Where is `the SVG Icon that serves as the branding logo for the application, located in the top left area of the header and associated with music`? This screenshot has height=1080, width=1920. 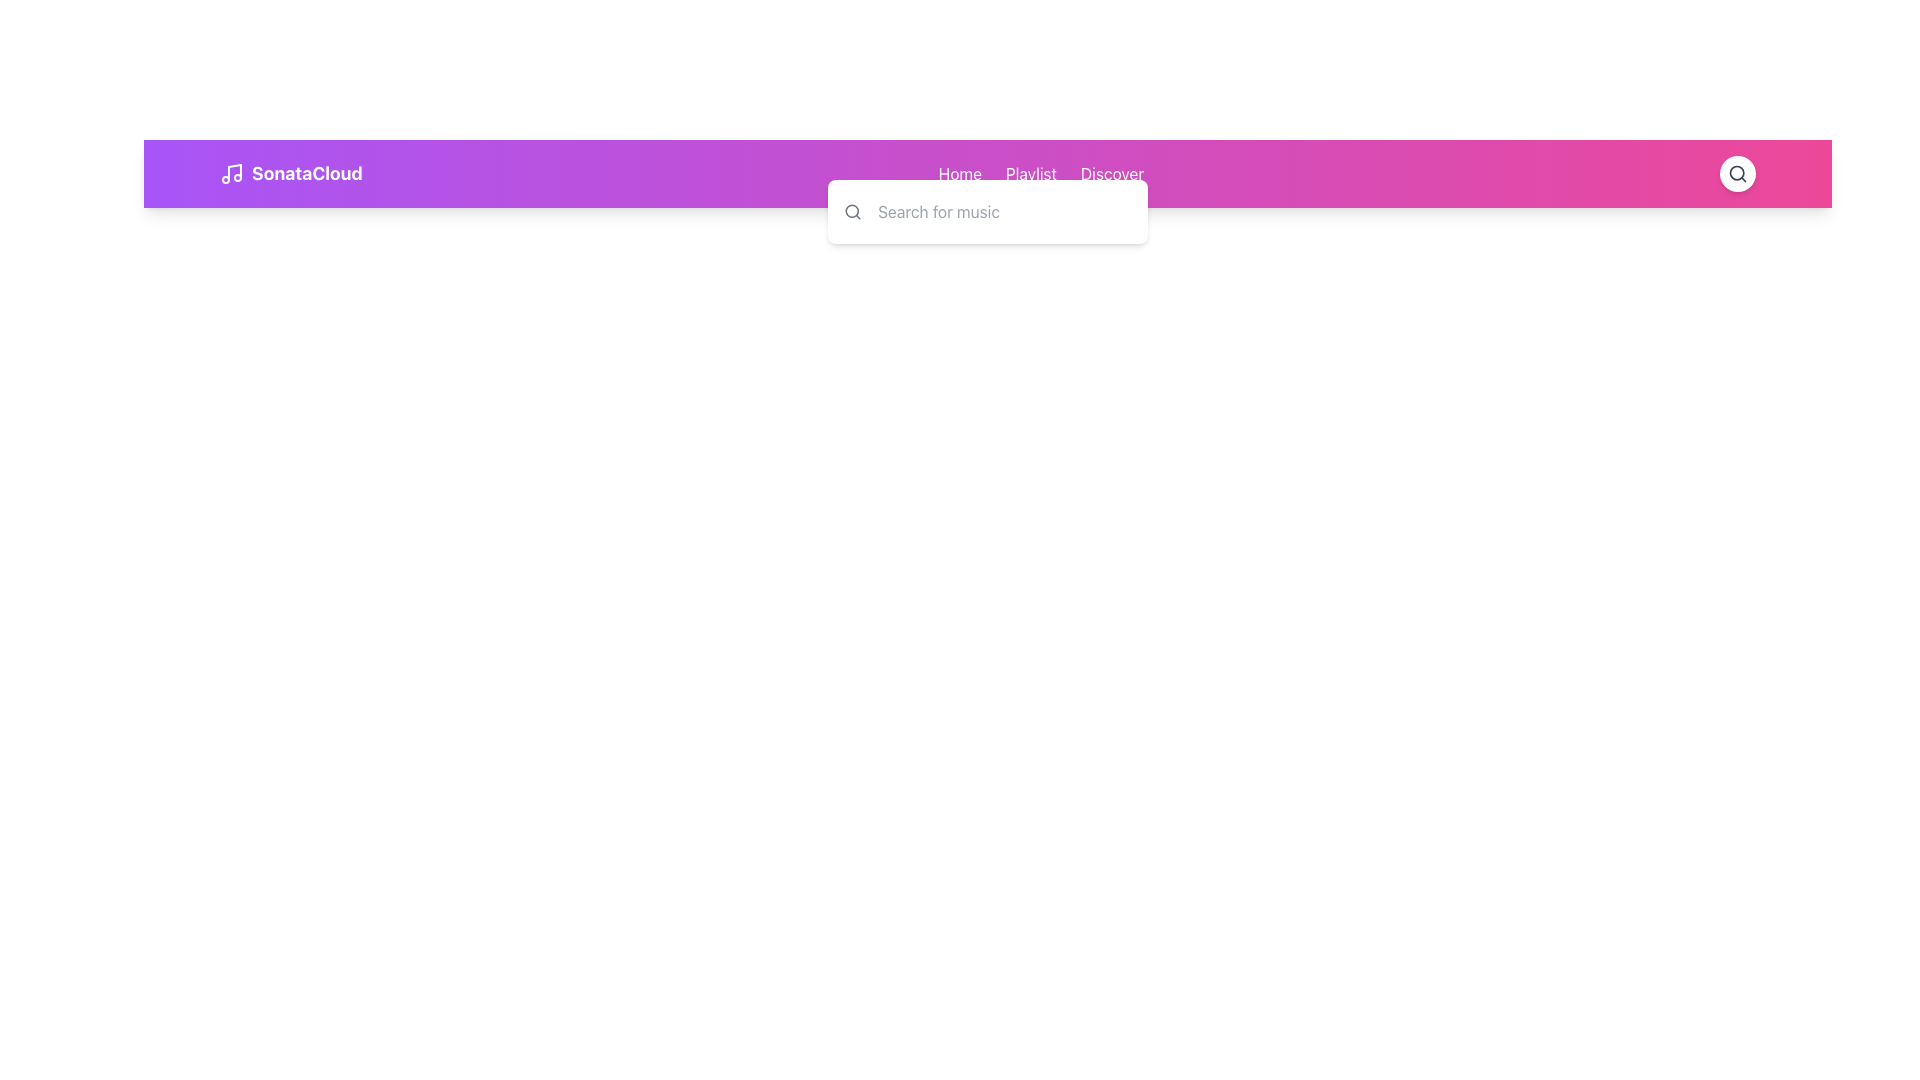
the SVG Icon that serves as the branding logo for the application, located in the top left area of the header and associated with music is located at coordinates (231, 172).